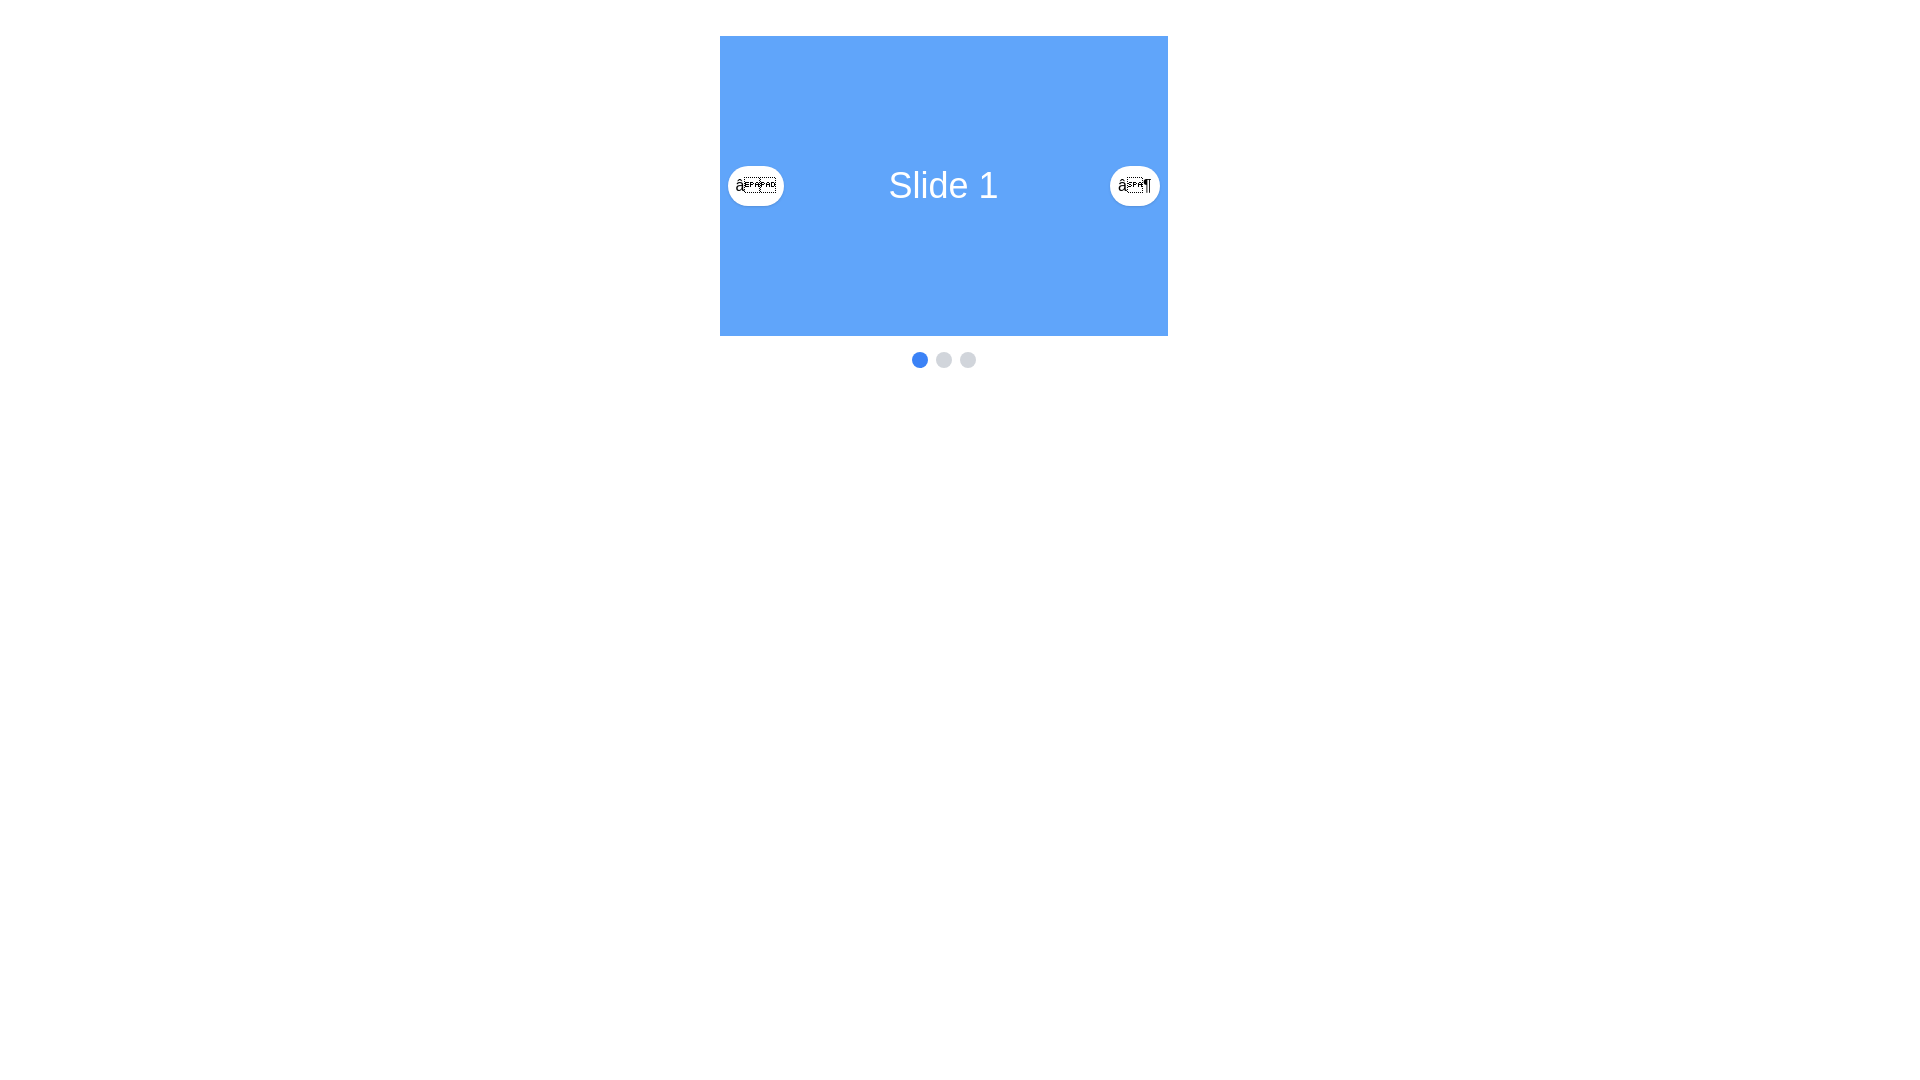  Describe the element at coordinates (942, 358) in the screenshot. I see `the second pagination indicator button located horizontally centered below the 'Slide 1' blue box` at that location.